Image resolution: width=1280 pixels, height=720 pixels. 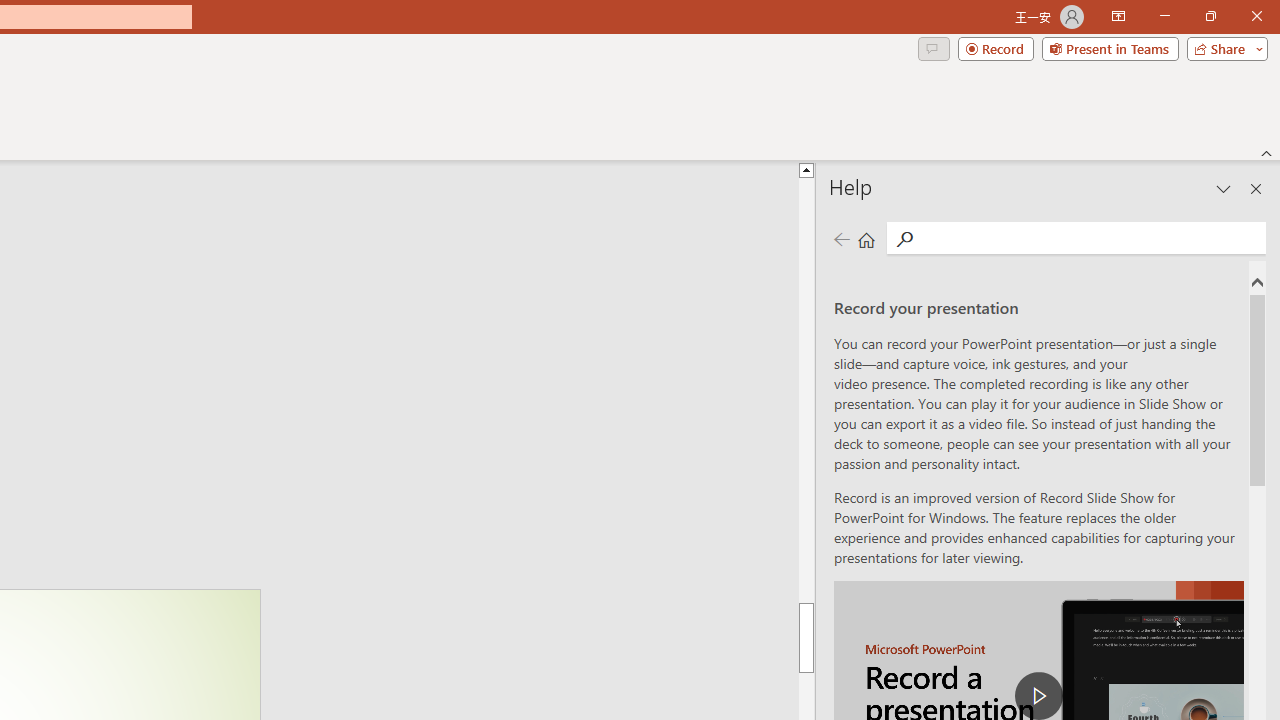 What do you see at coordinates (866, 238) in the screenshot?
I see `'Home'` at bounding box center [866, 238].